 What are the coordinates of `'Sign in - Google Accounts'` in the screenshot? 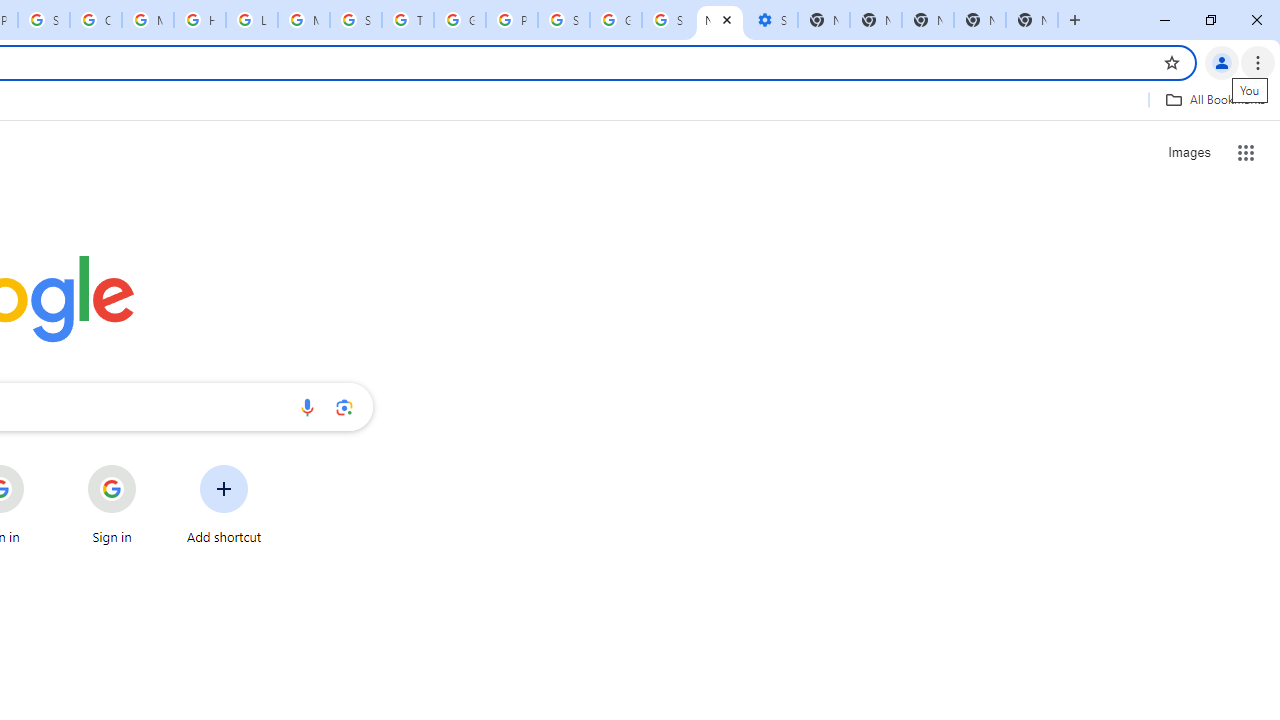 It's located at (44, 20).